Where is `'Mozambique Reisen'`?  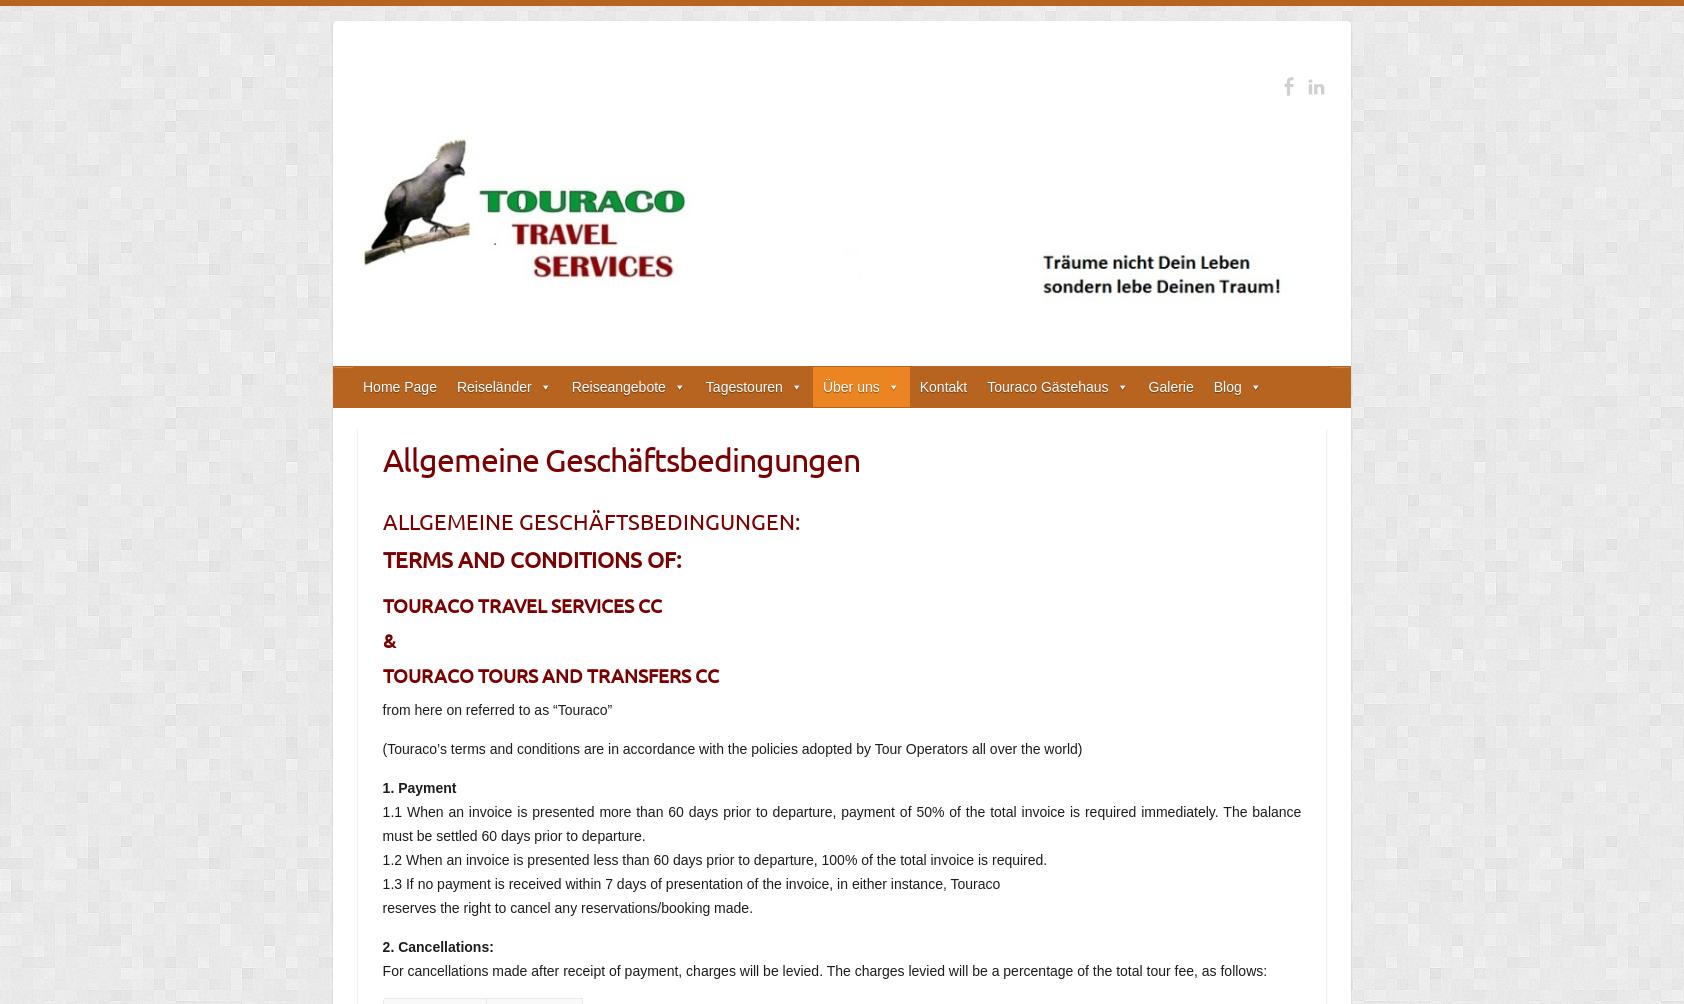
'Mozambique Reisen' is located at coordinates (635, 746).